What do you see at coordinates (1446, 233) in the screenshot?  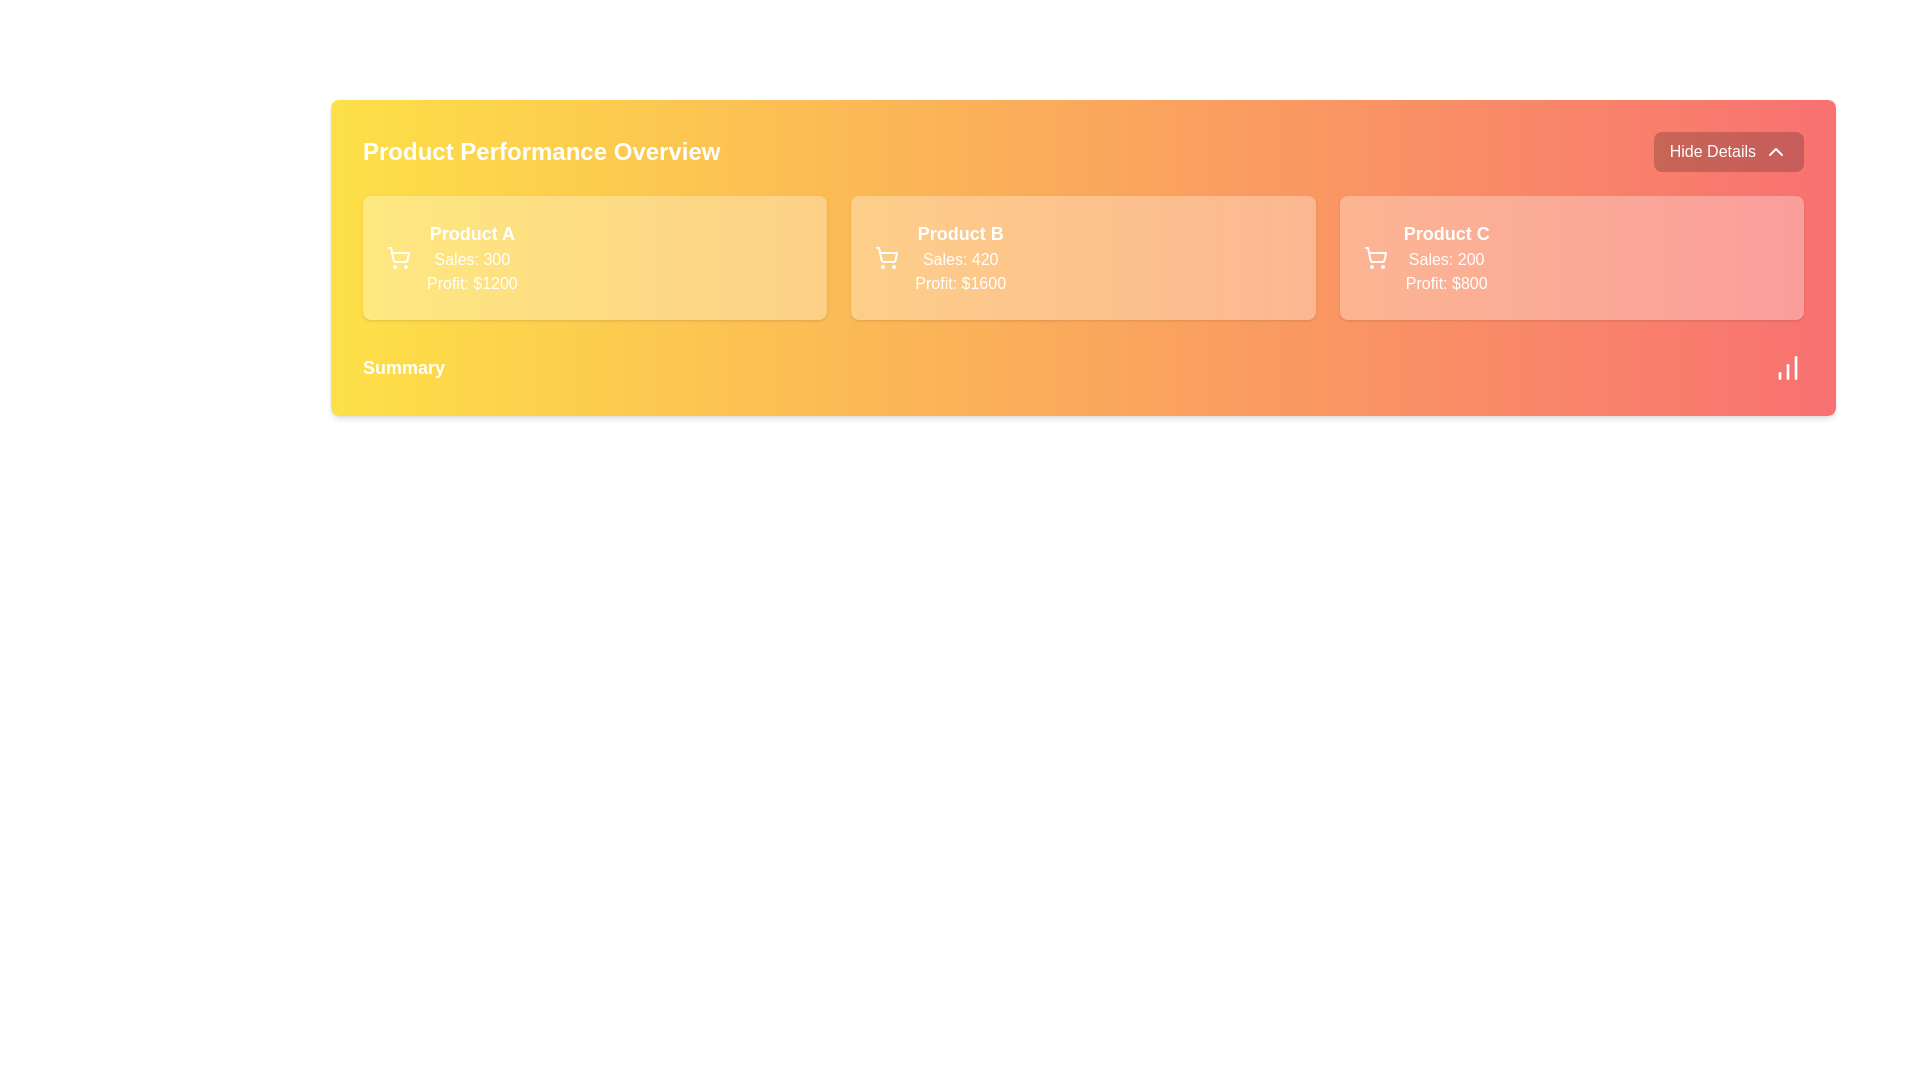 I see `the text content of the label indicating the product name 'Product C', which is located in the third column and above the sales and profit information` at bounding box center [1446, 233].